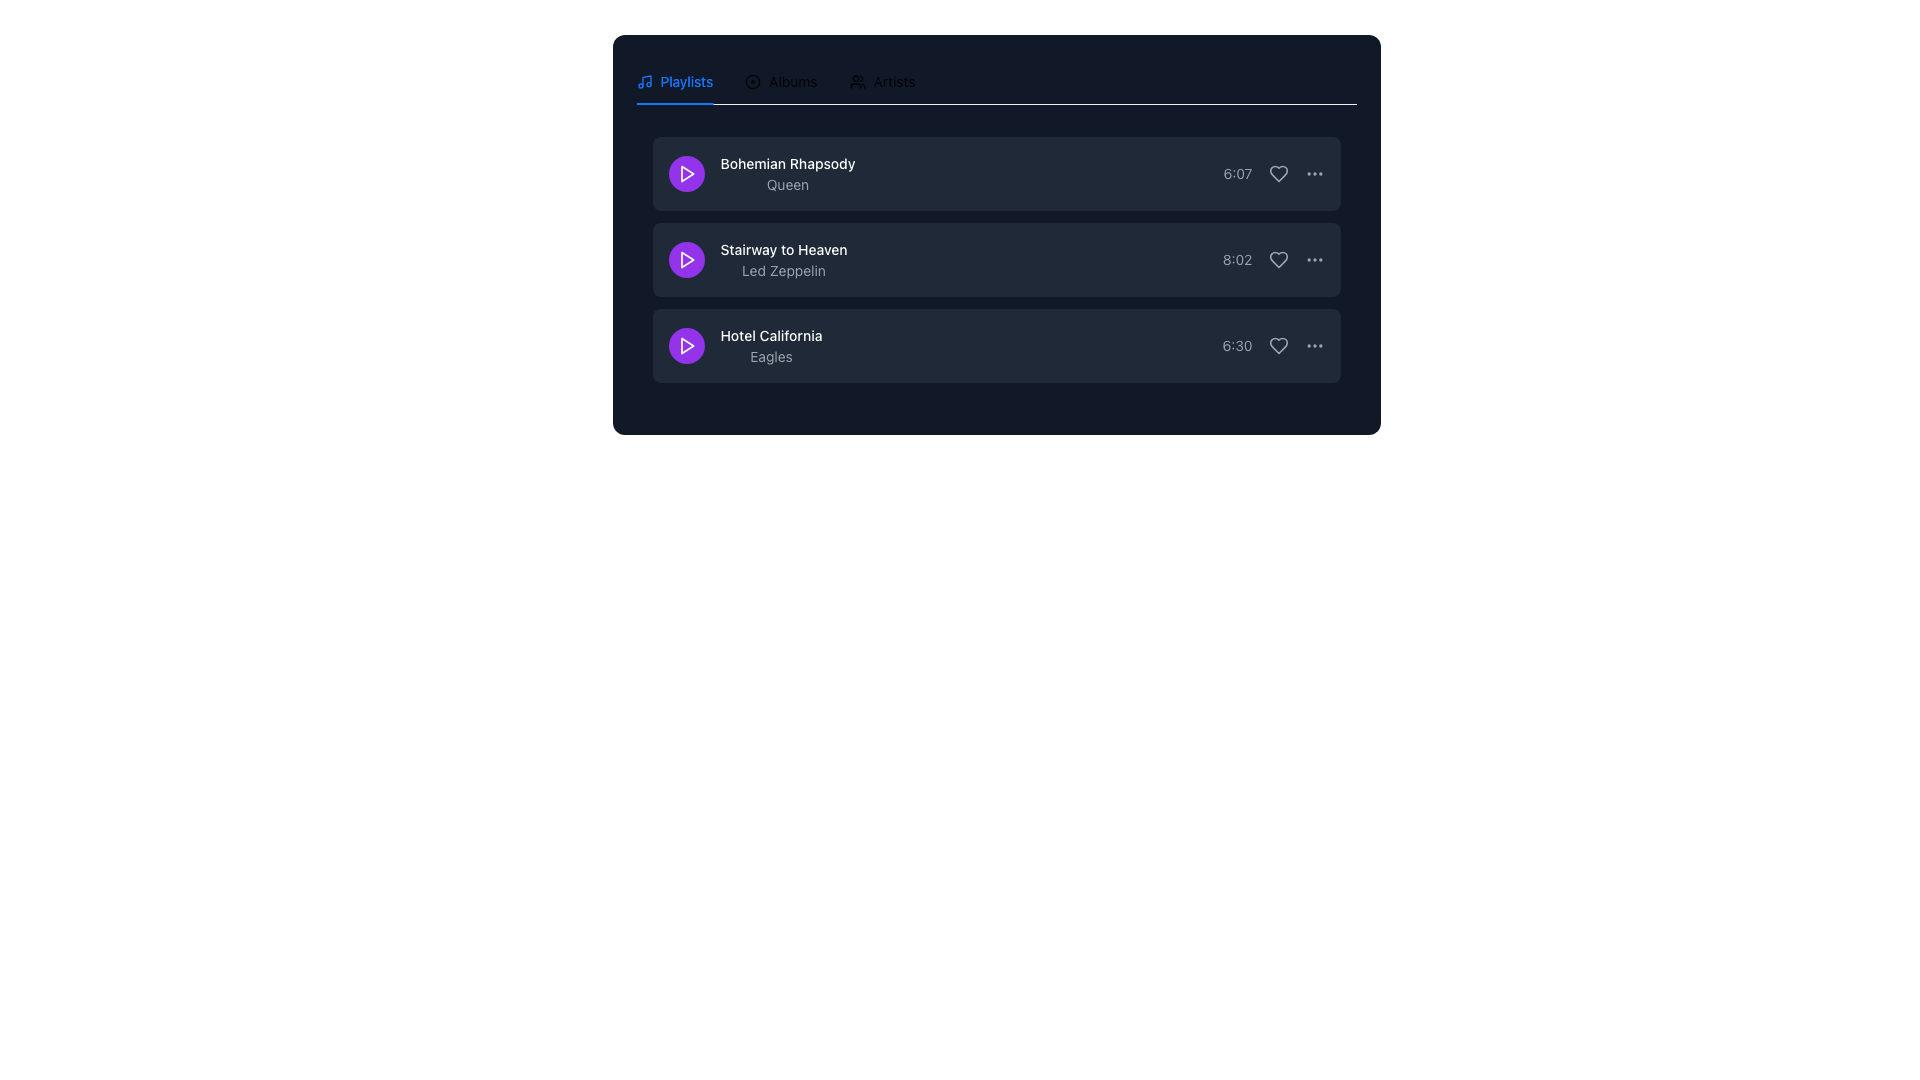 This screenshot has width=1920, height=1080. What do you see at coordinates (1277, 345) in the screenshot?
I see `the heart-shaped icon` at bounding box center [1277, 345].